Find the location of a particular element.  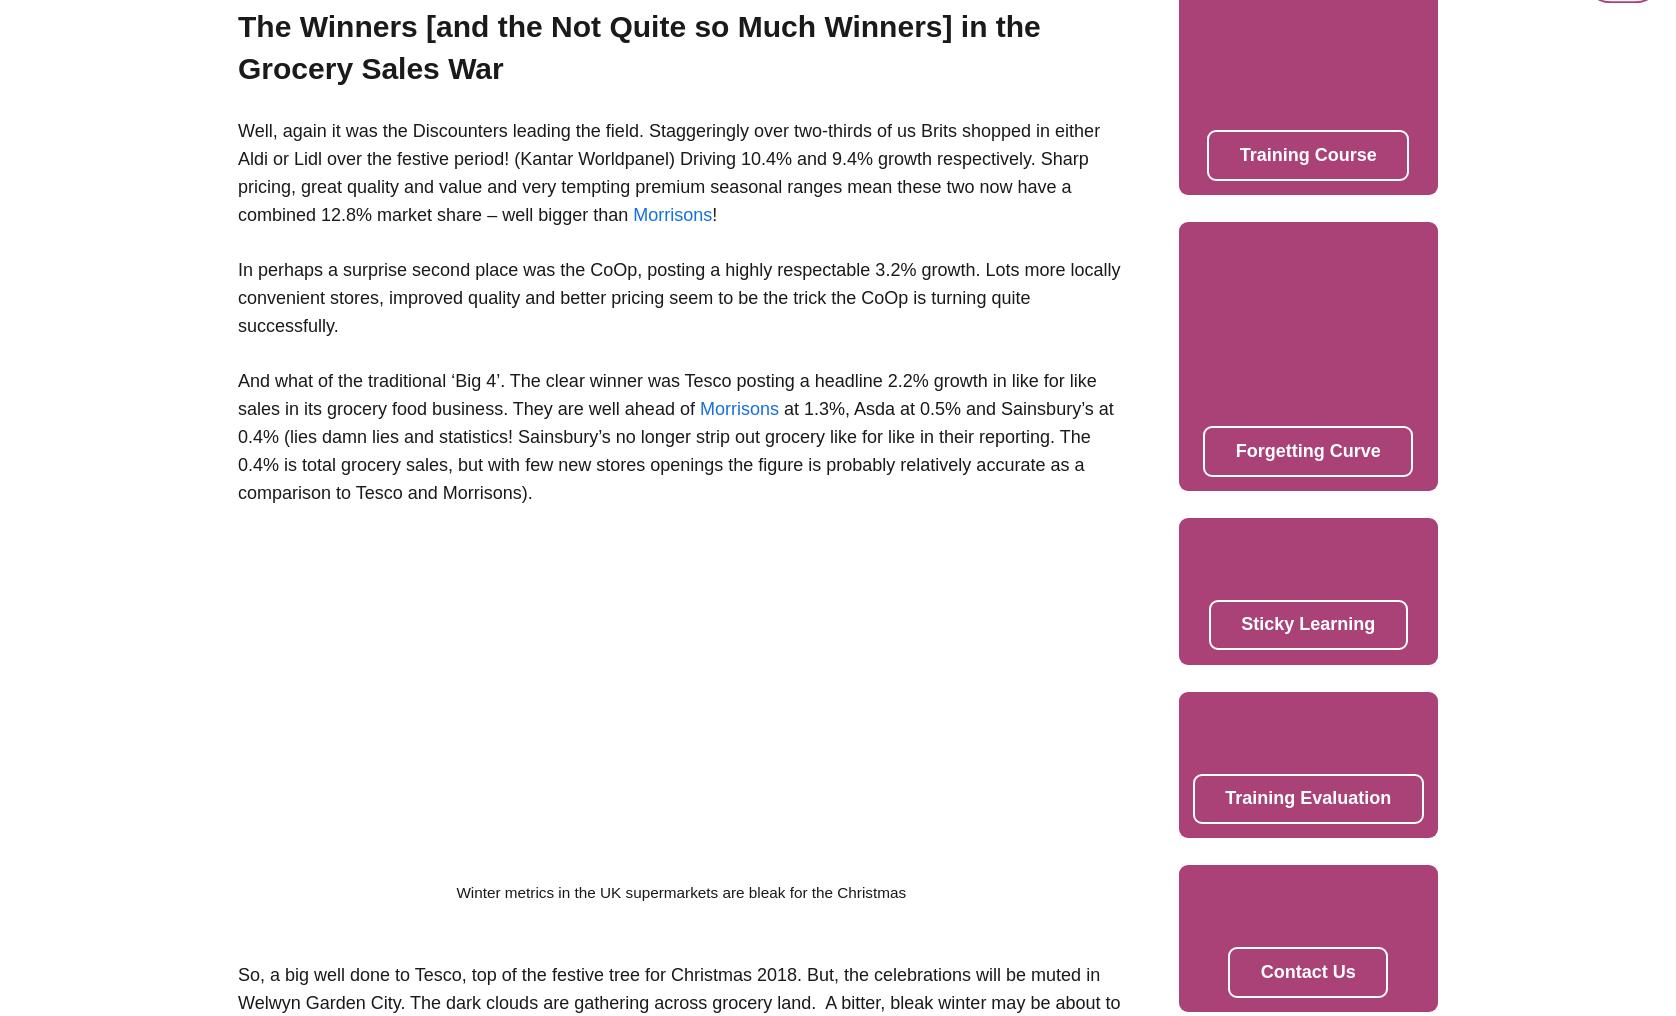

'!' is located at coordinates (713, 214).